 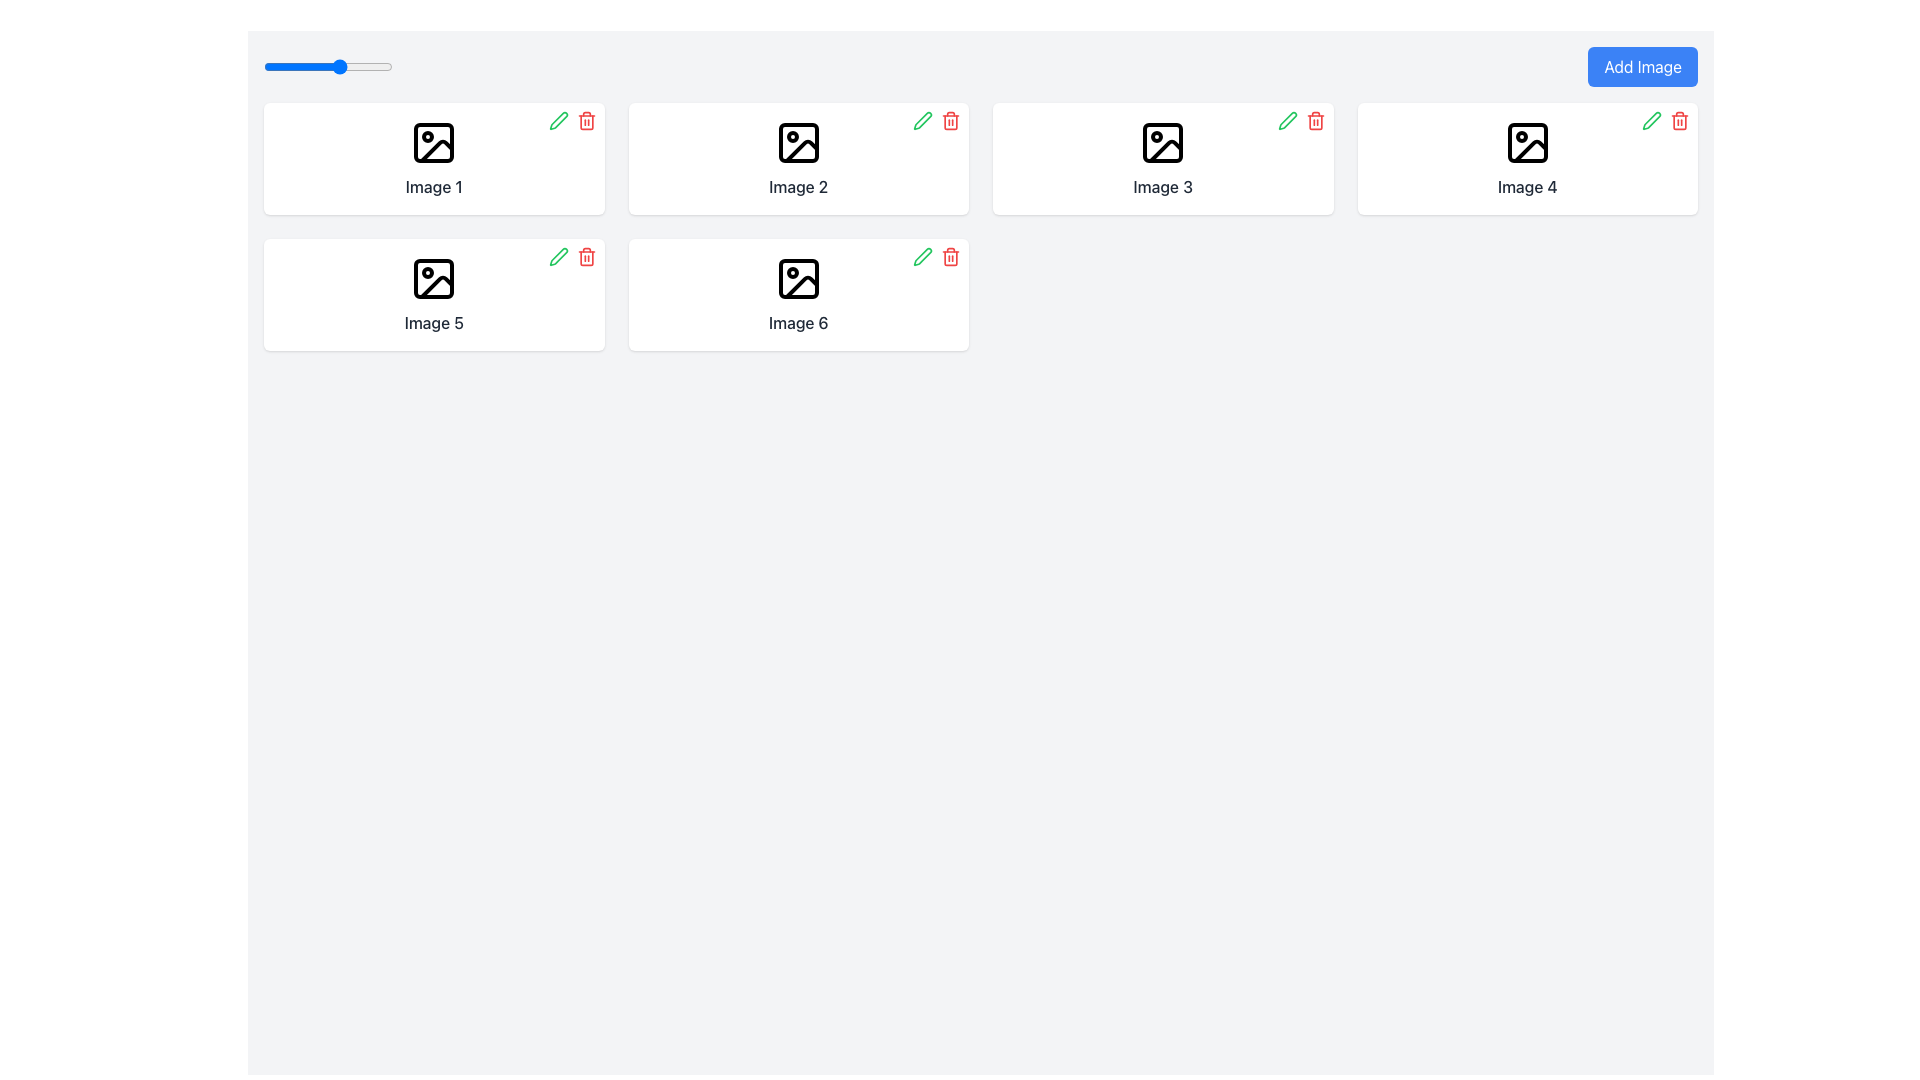 I want to click on the slider, so click(x=367, y=65).